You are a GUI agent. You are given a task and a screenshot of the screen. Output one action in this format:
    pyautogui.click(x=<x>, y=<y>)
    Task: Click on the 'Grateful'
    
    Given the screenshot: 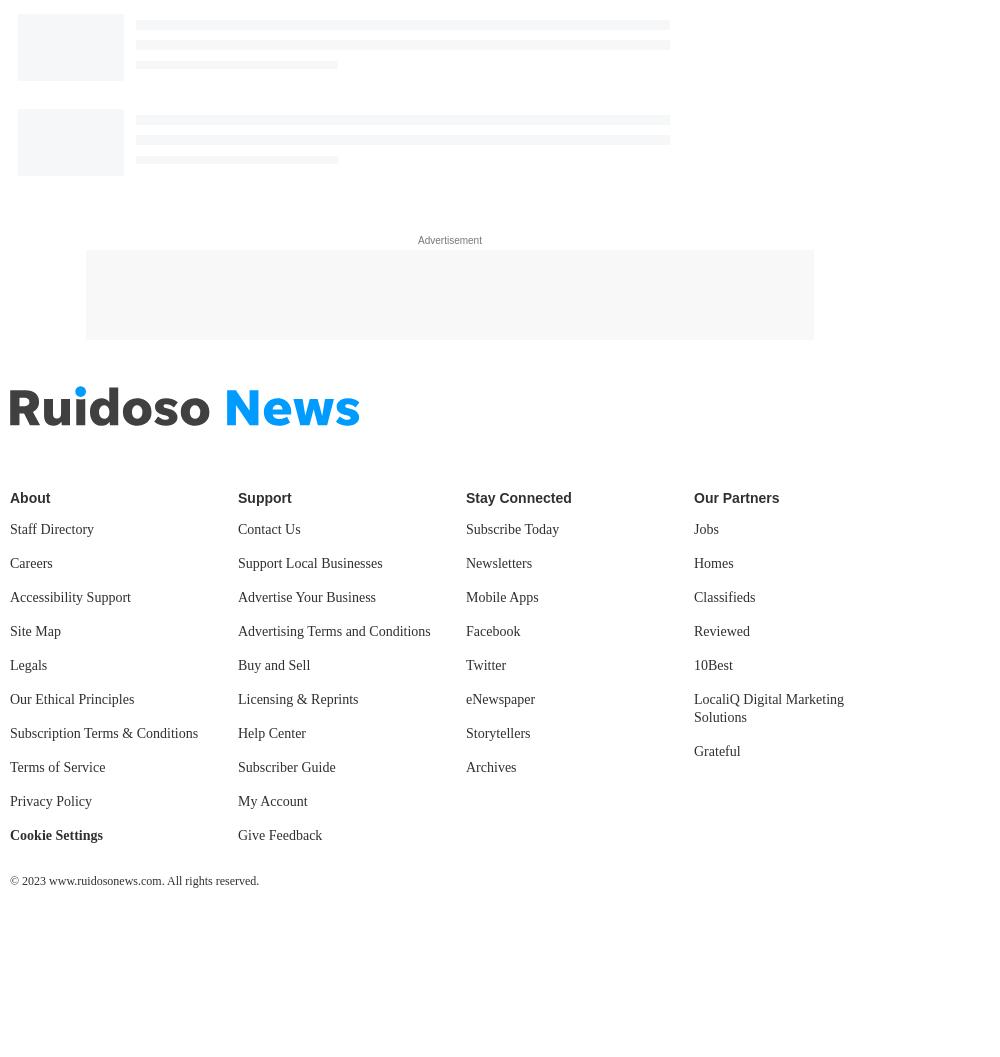 What is the action you would take?
    pyautogui.click(x=716, y=750)
    